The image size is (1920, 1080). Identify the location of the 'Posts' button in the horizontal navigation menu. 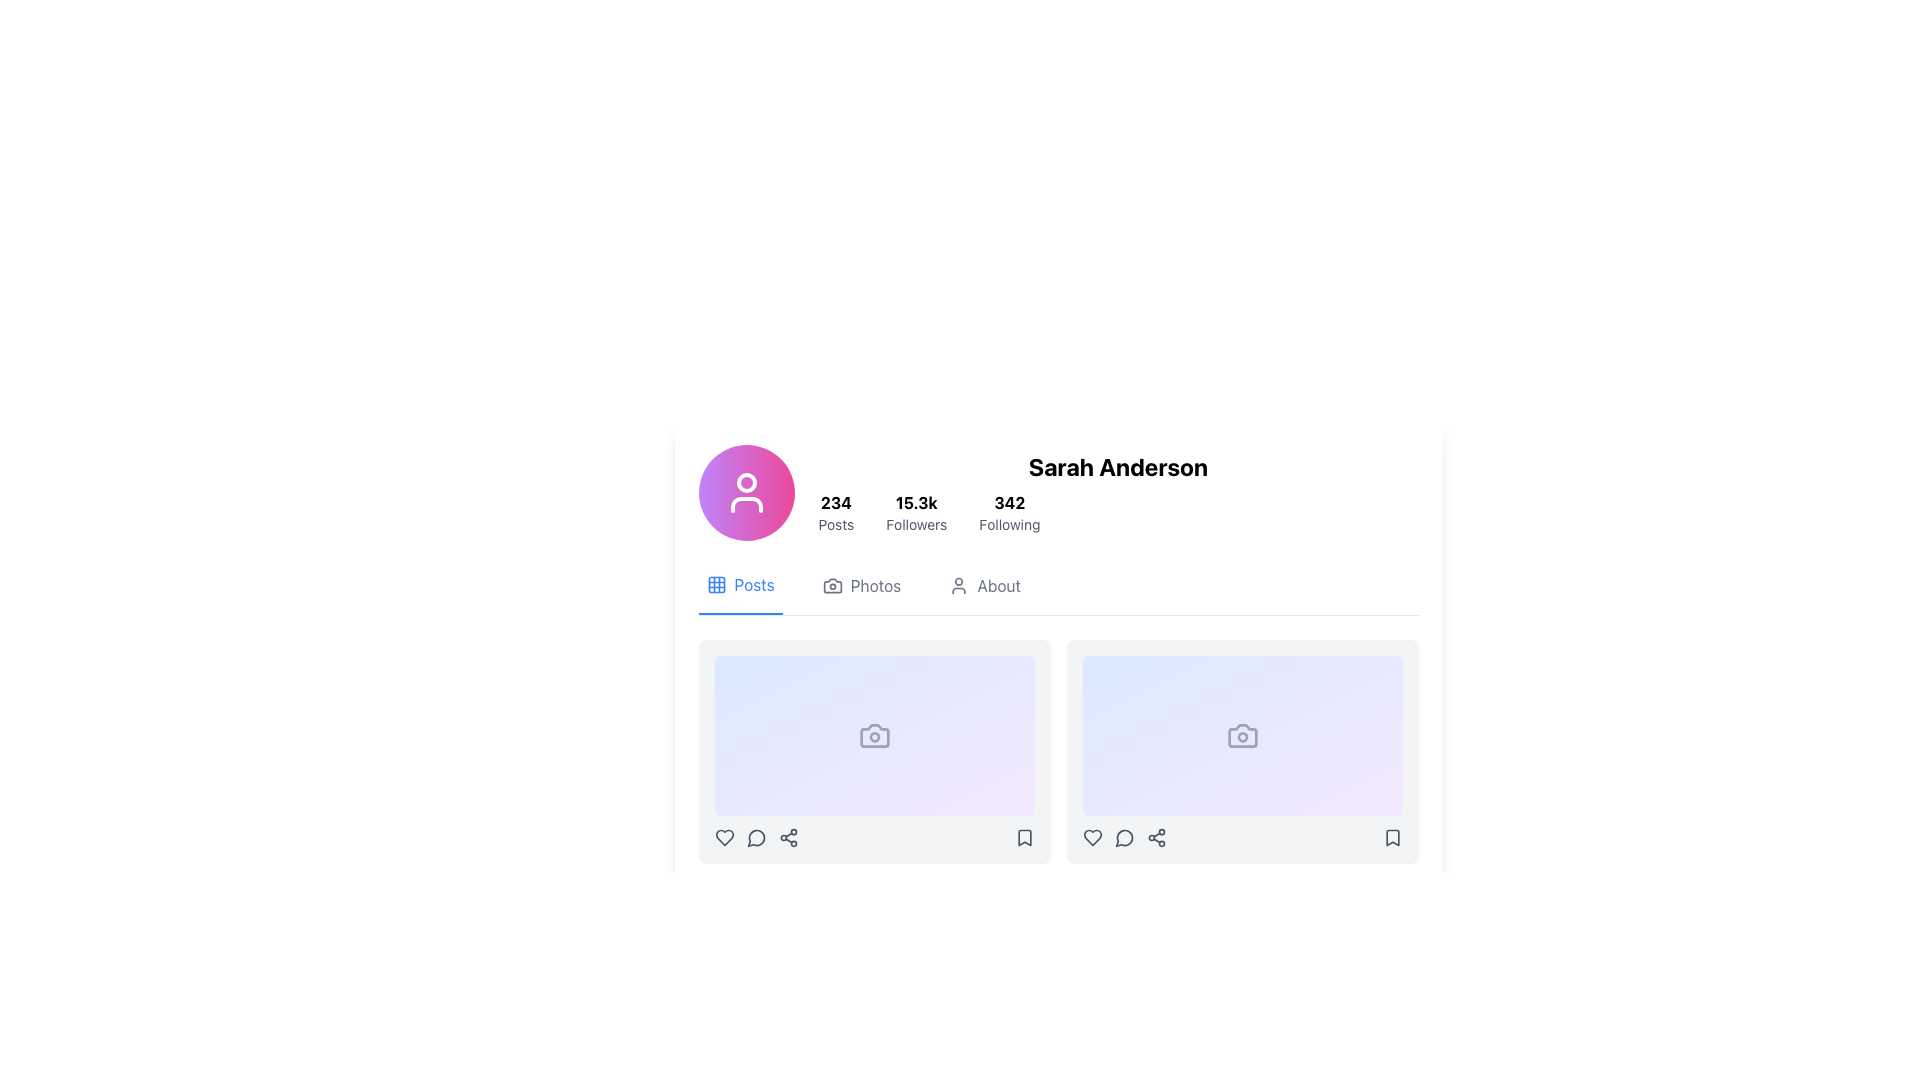
(739, 593).